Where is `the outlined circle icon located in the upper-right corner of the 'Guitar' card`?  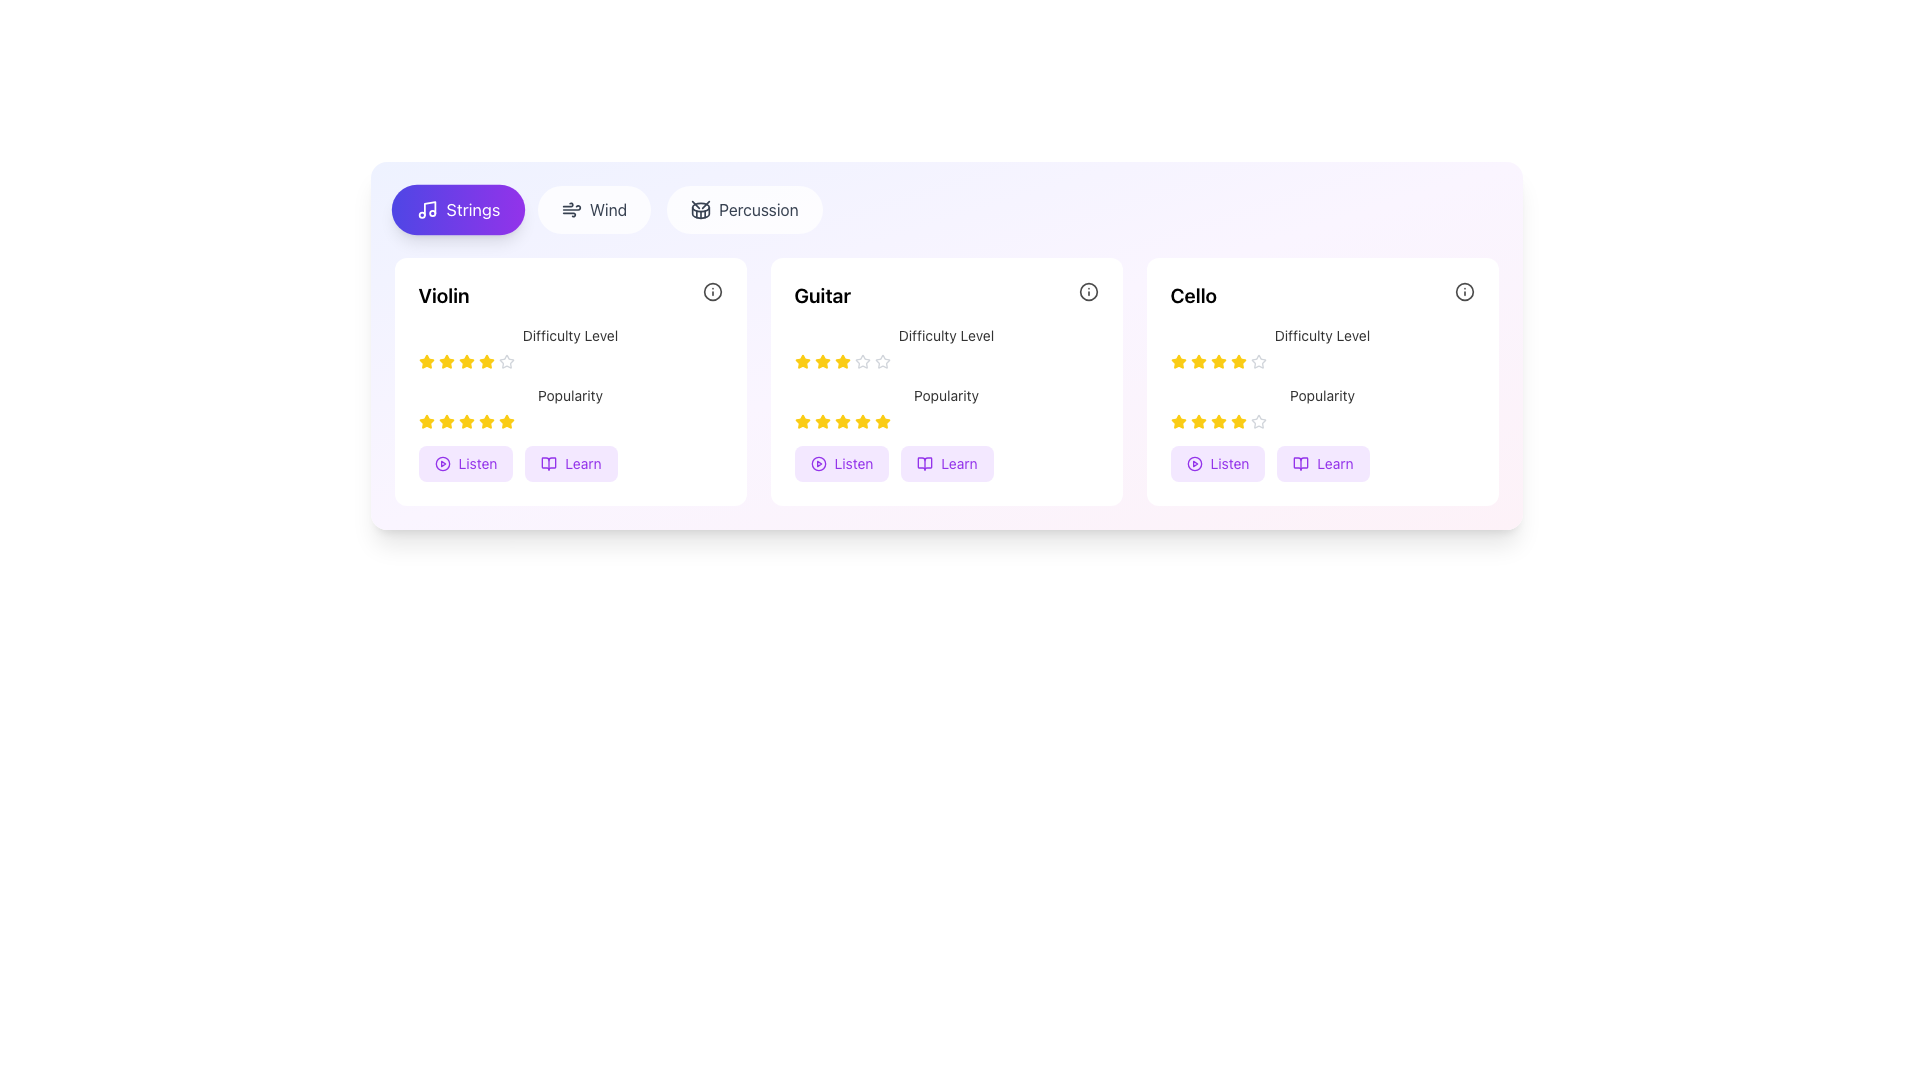
the outlined circle icon located in the upper-right corner of the 'Guitar' card is located at coordinates (1087, 292).